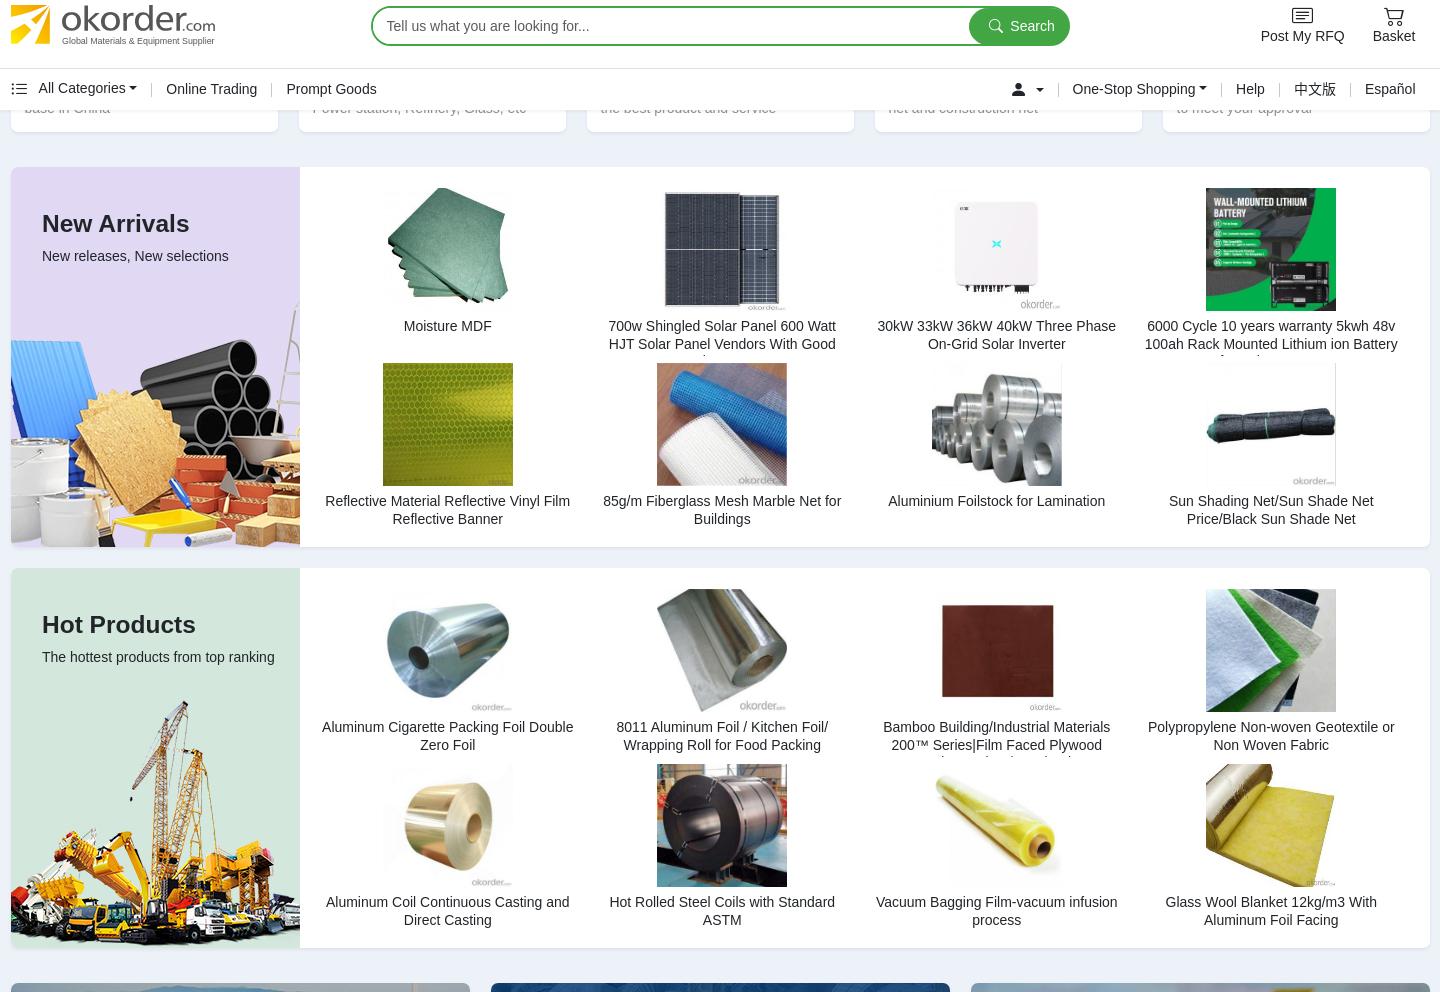  What do you see at coordinates (1056, 544) in the screenshot?
I see `'Textile   silk talking Tents'` at bounding box center [1056, 544].